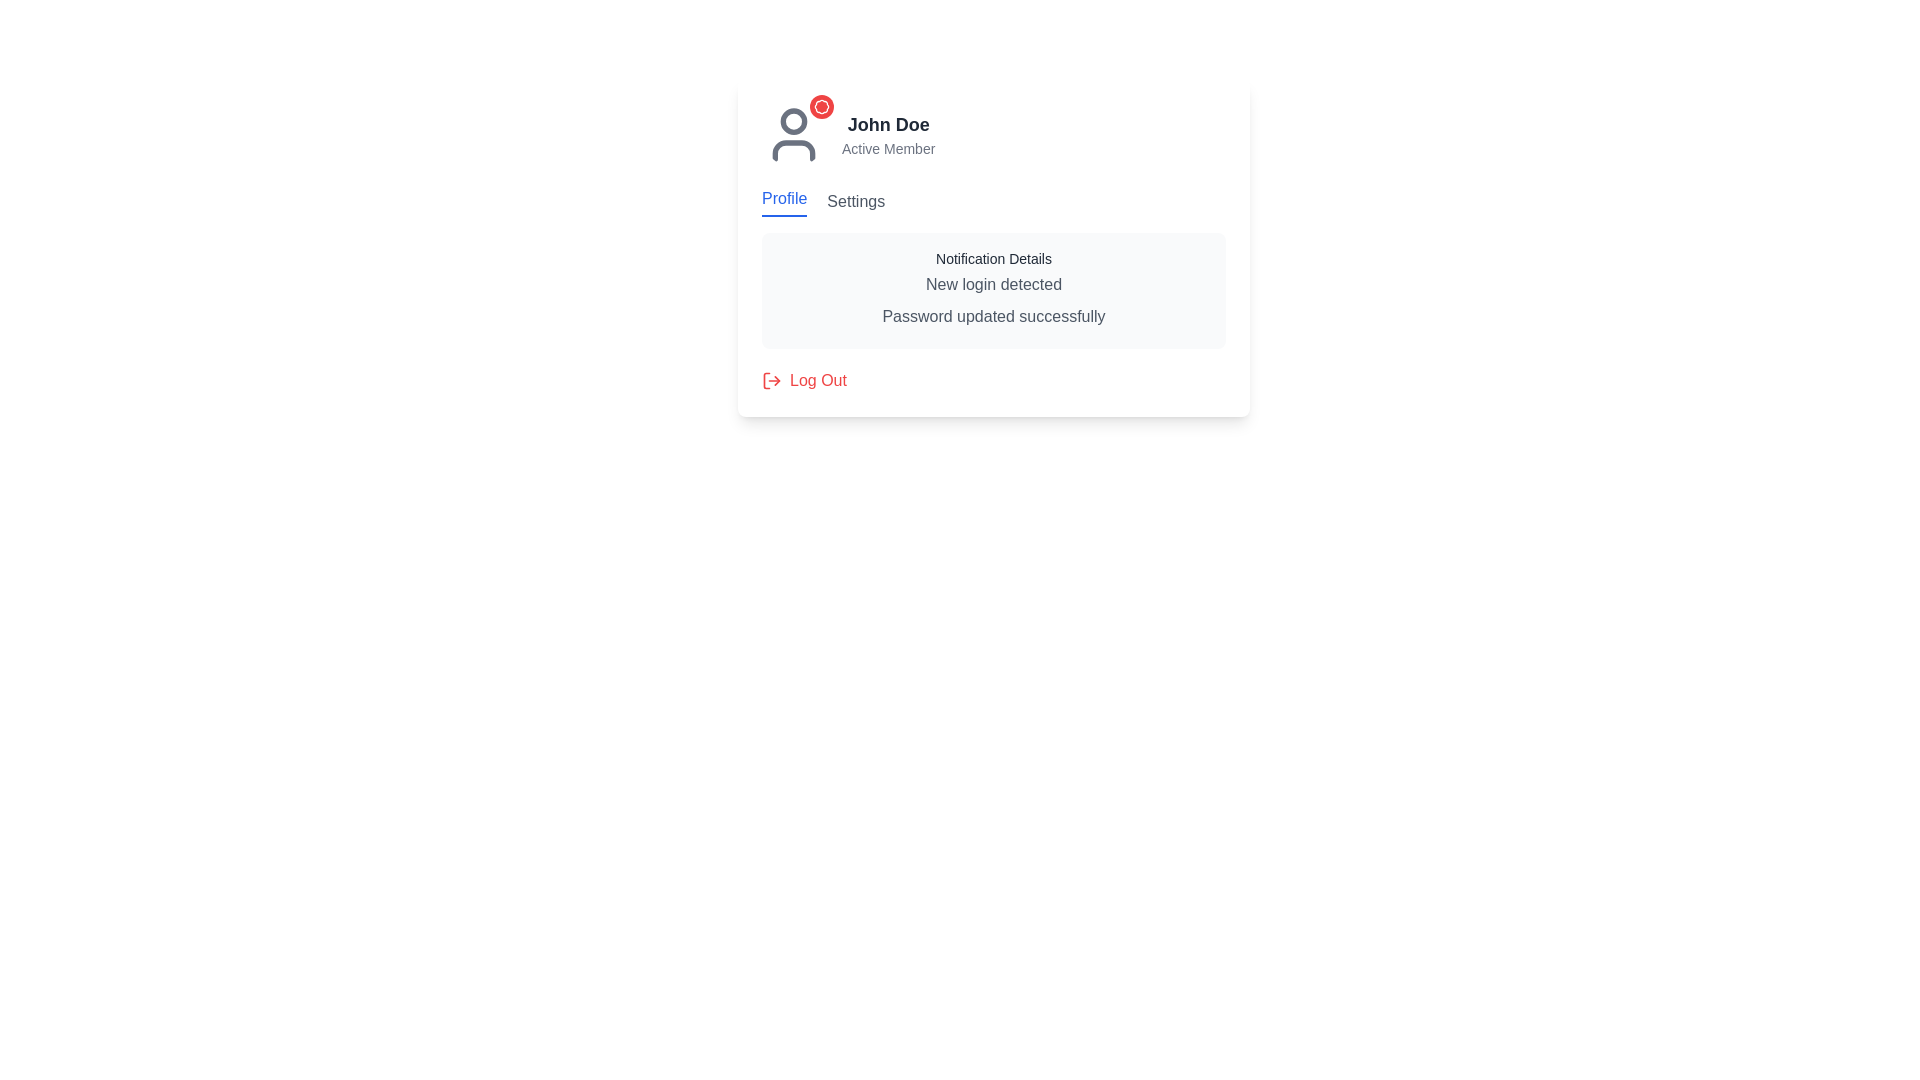 The height and width of the screenshot is (1080, 1920). Describe the element at coordinates (993, 285) in the screenshot. I see `the notification text that indicates a new login activity, which is the first item in the notification list above the 'Password updated successfully' label` at that location.